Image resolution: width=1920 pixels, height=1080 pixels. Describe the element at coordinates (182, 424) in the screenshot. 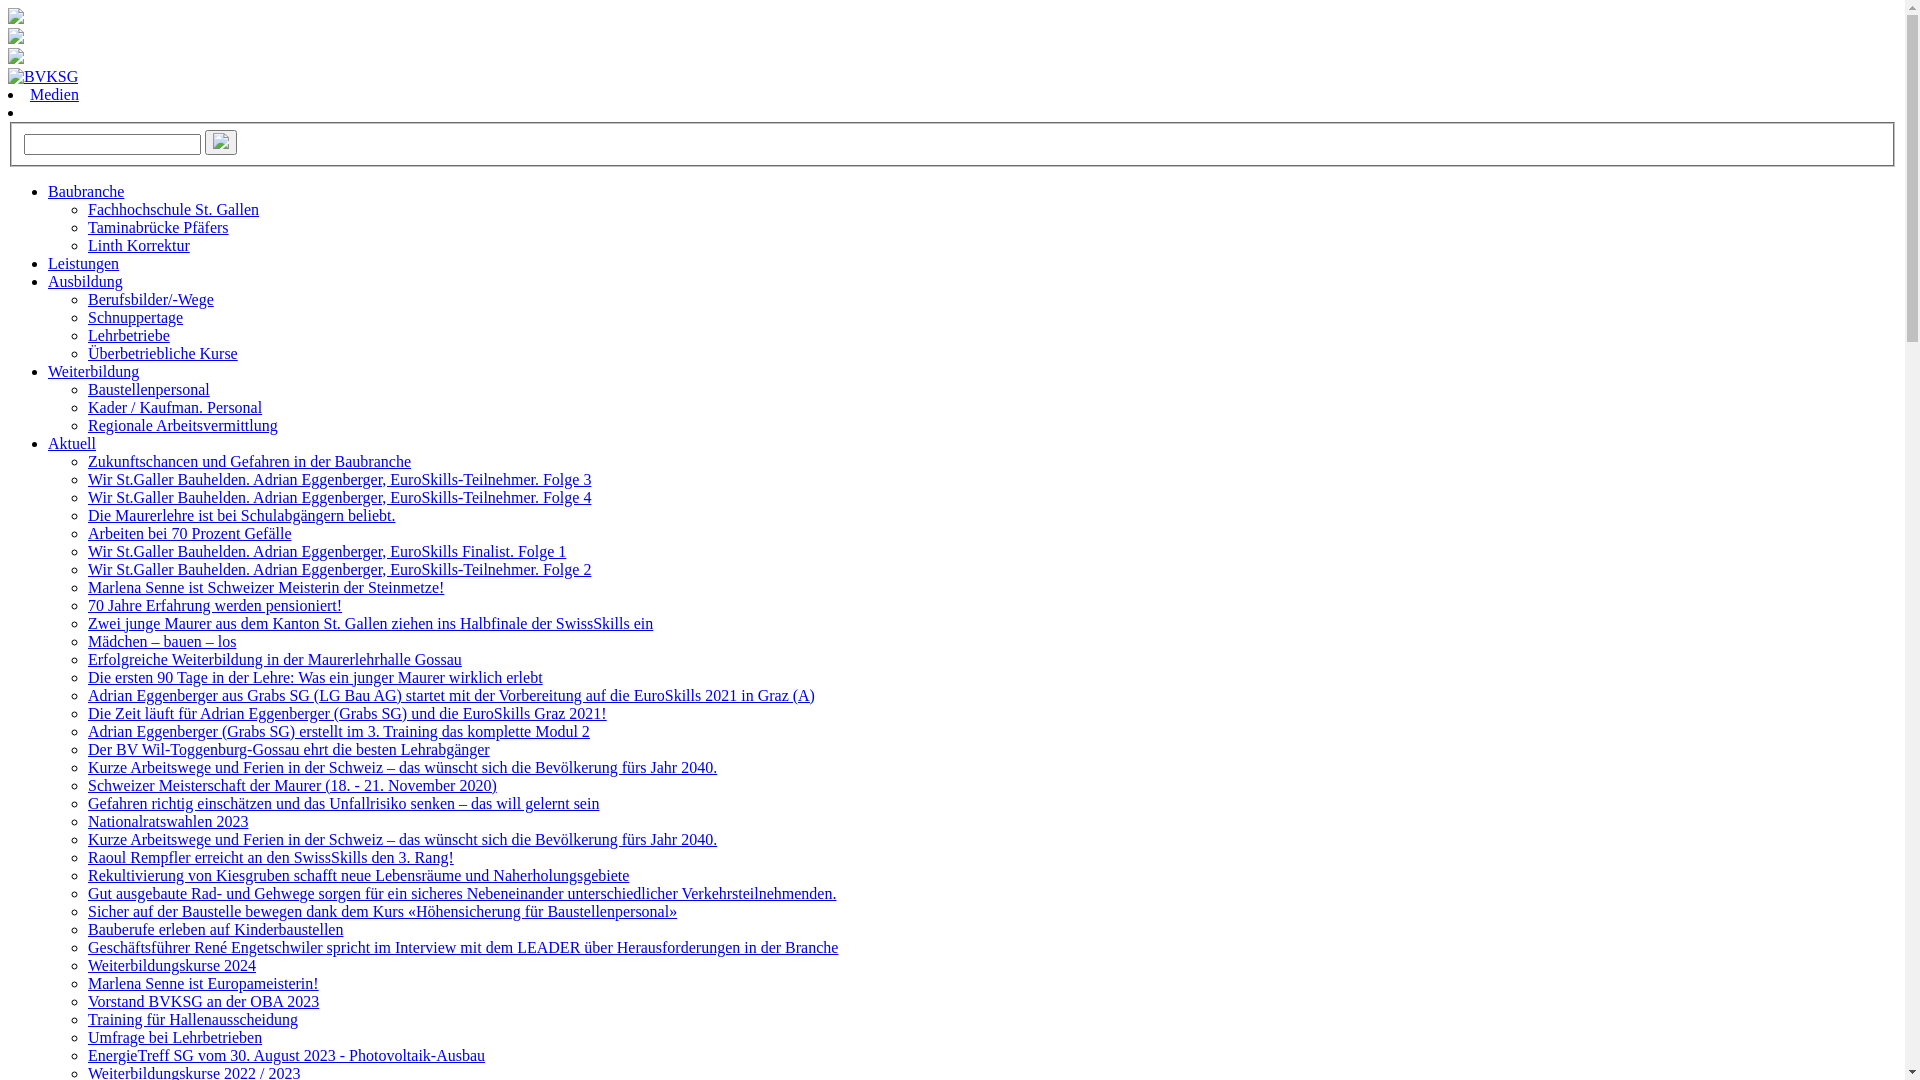

I see `'Regionale Arbeitsvermittlung'` at that location.